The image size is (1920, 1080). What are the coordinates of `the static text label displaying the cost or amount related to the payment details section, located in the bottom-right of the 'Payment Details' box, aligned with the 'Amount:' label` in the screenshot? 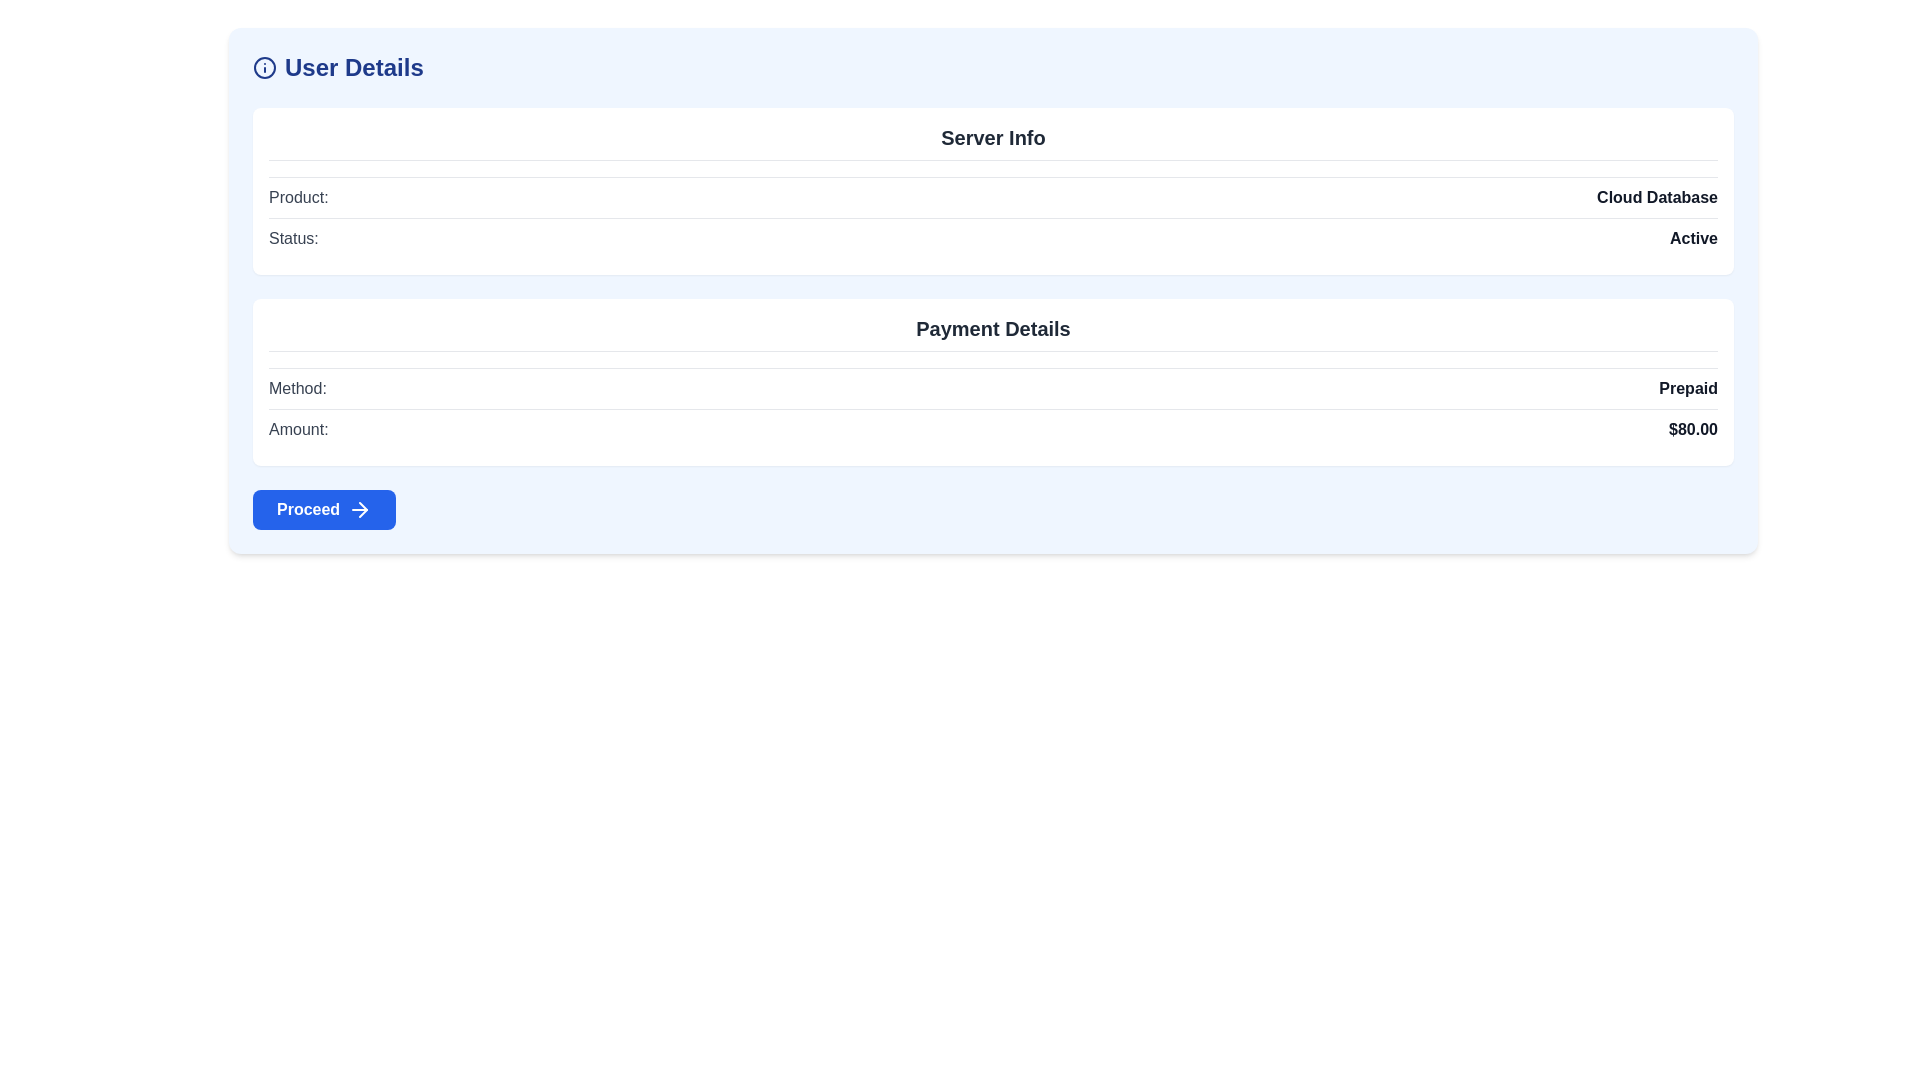 It's located at (1692, 428).